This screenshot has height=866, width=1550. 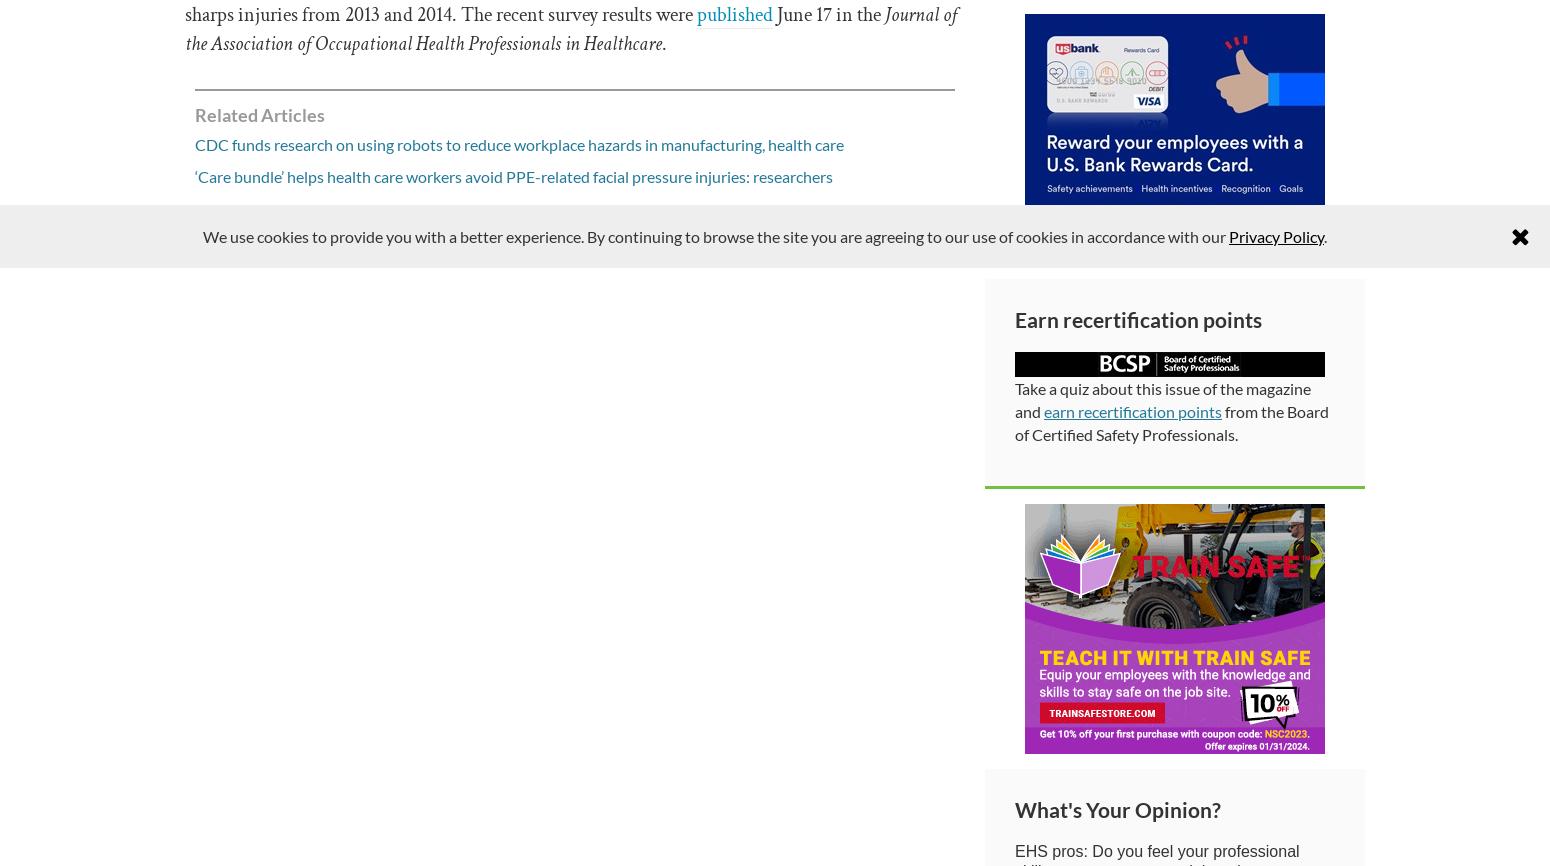 I want to click on 'earn recertification points', so click(x=1043, y=410).